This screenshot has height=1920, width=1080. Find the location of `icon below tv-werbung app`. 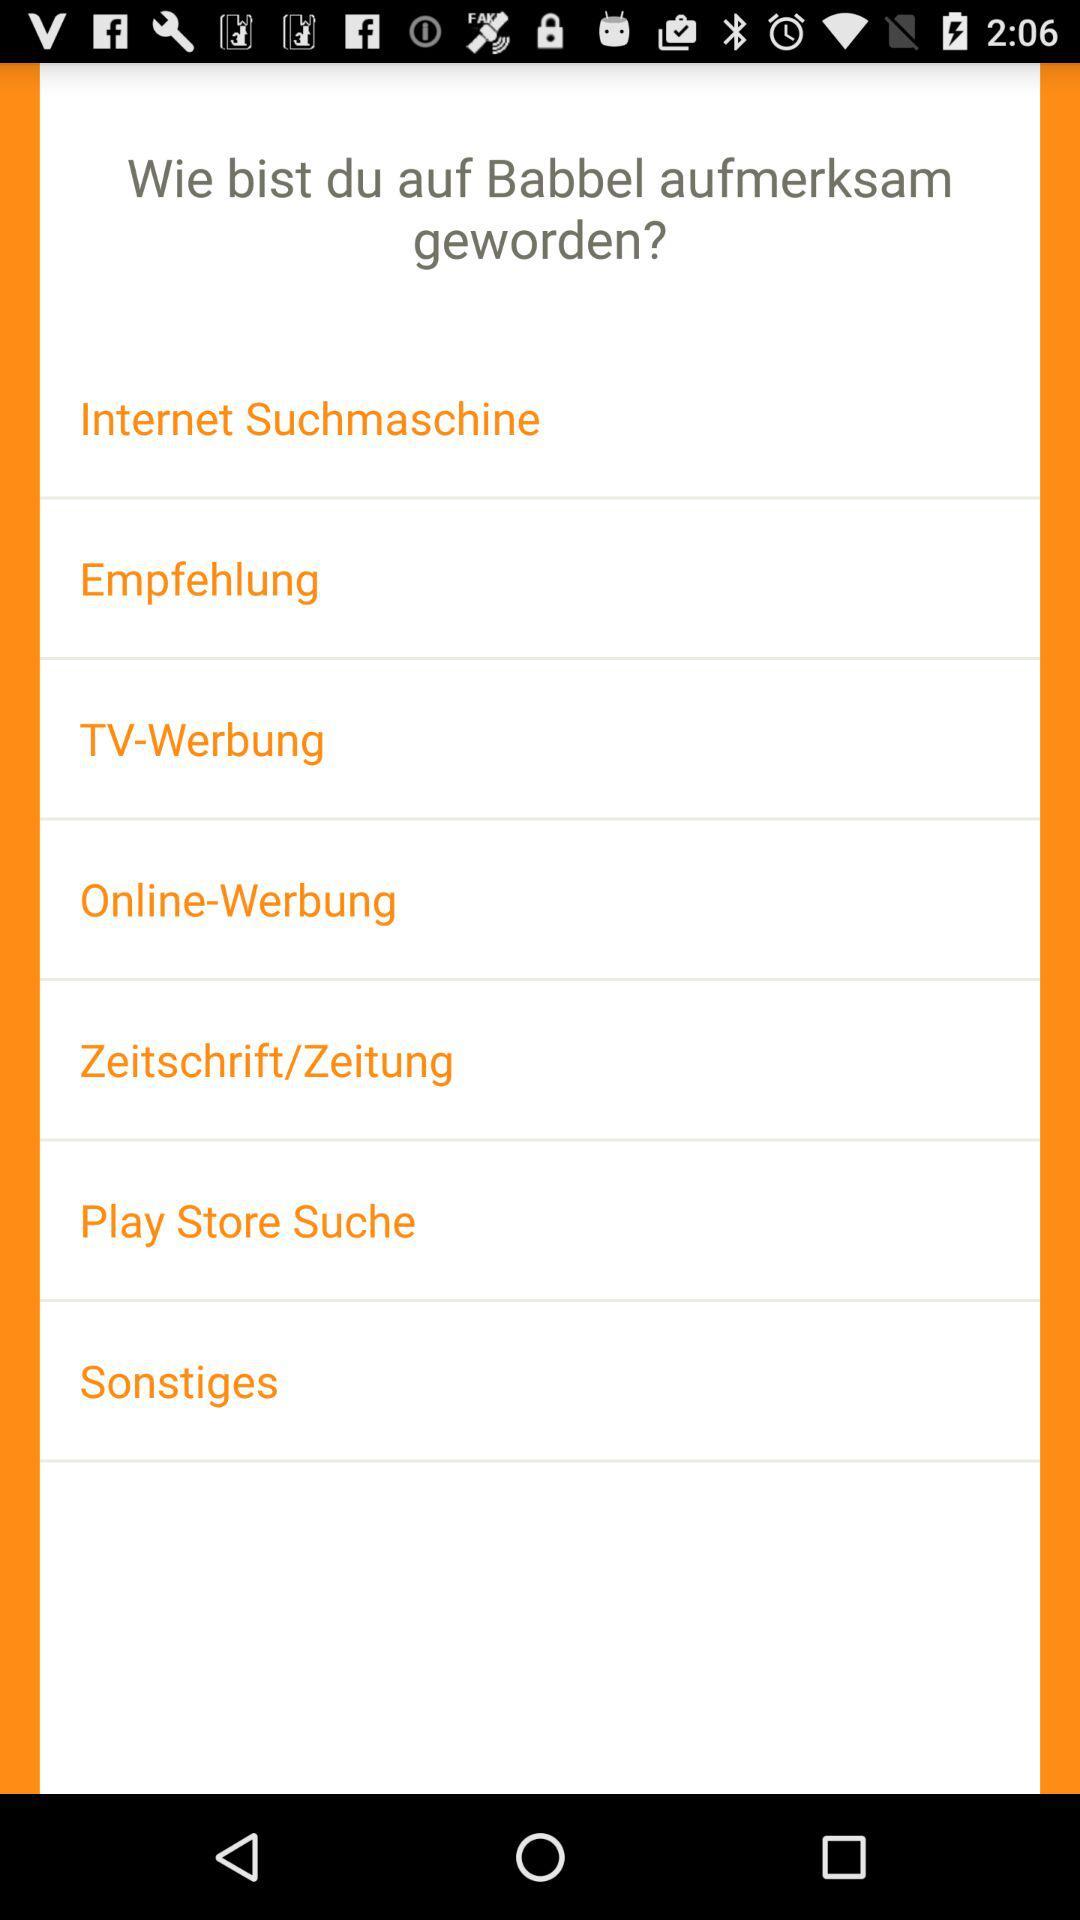

icon below tv-werbung app is located at coordinates (540, 898).